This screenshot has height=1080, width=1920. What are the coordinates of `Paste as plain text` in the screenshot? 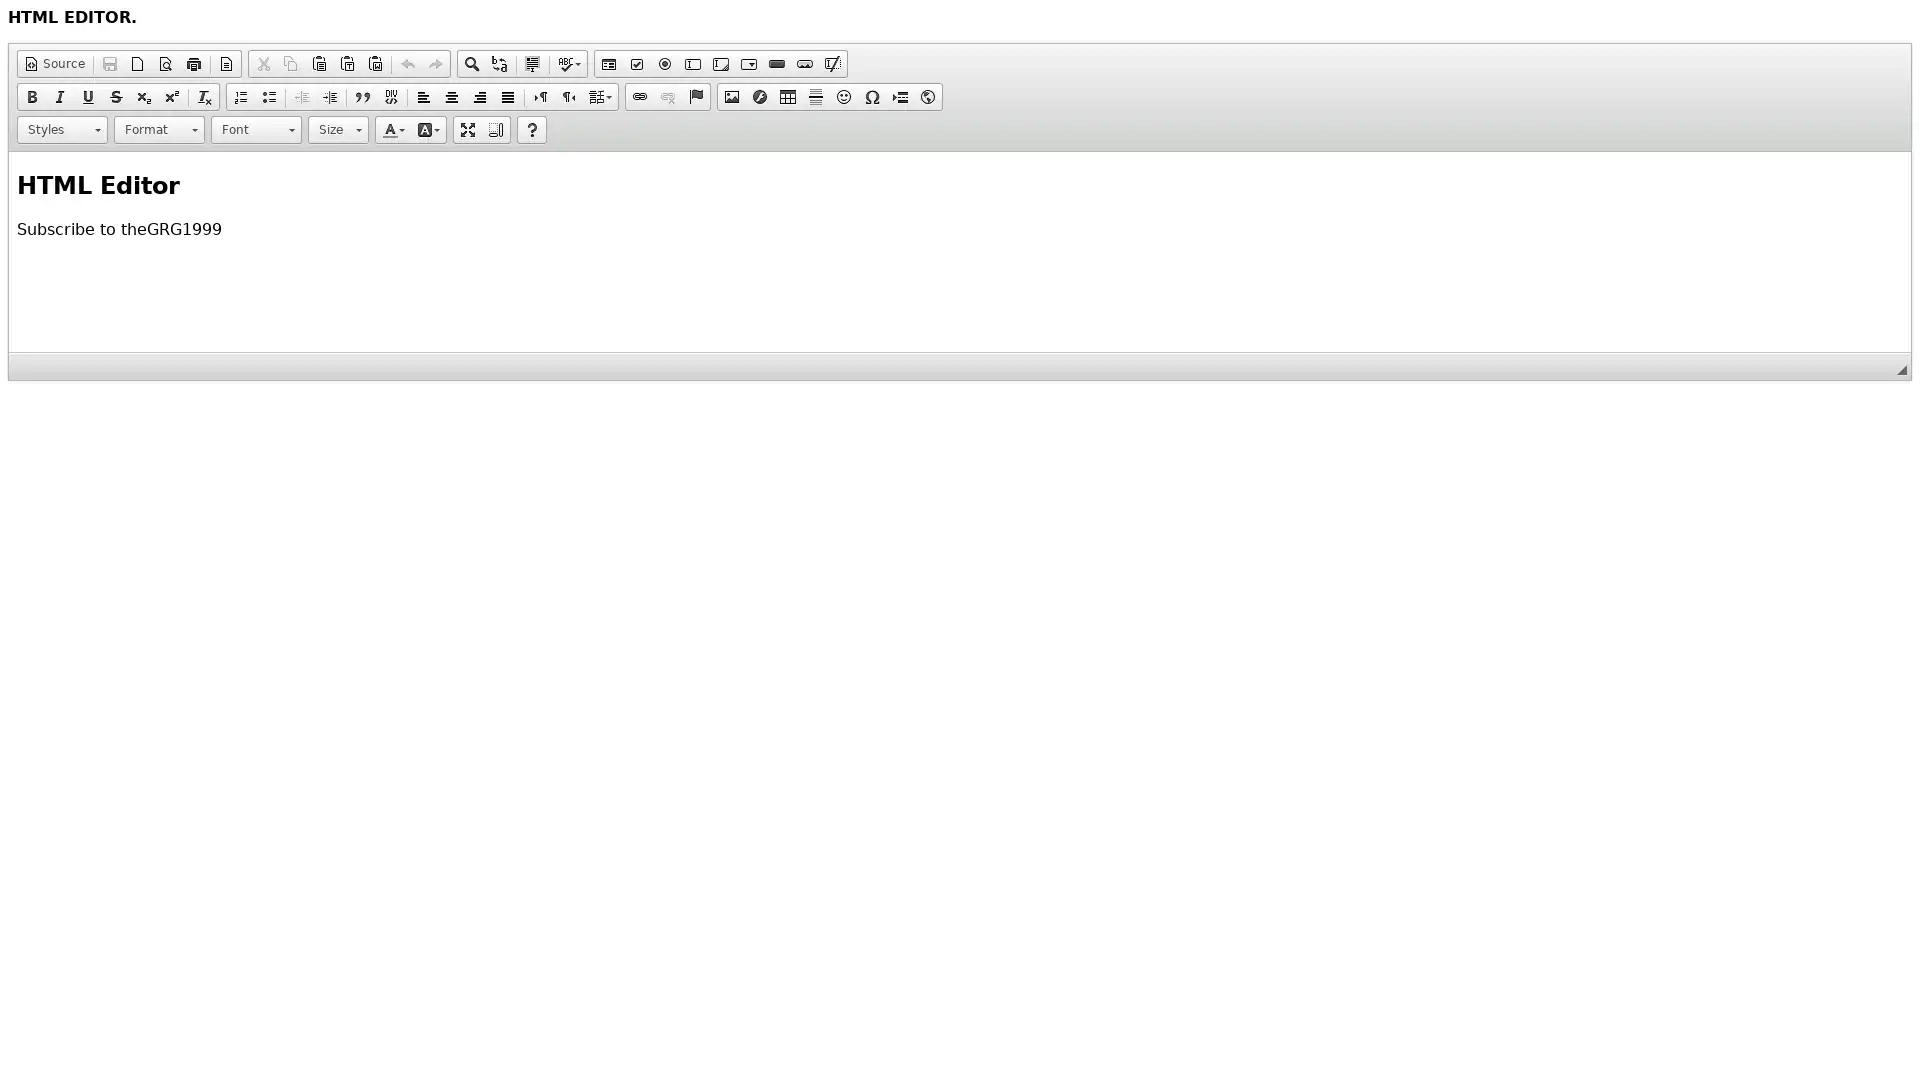 It's located at (346, 63).